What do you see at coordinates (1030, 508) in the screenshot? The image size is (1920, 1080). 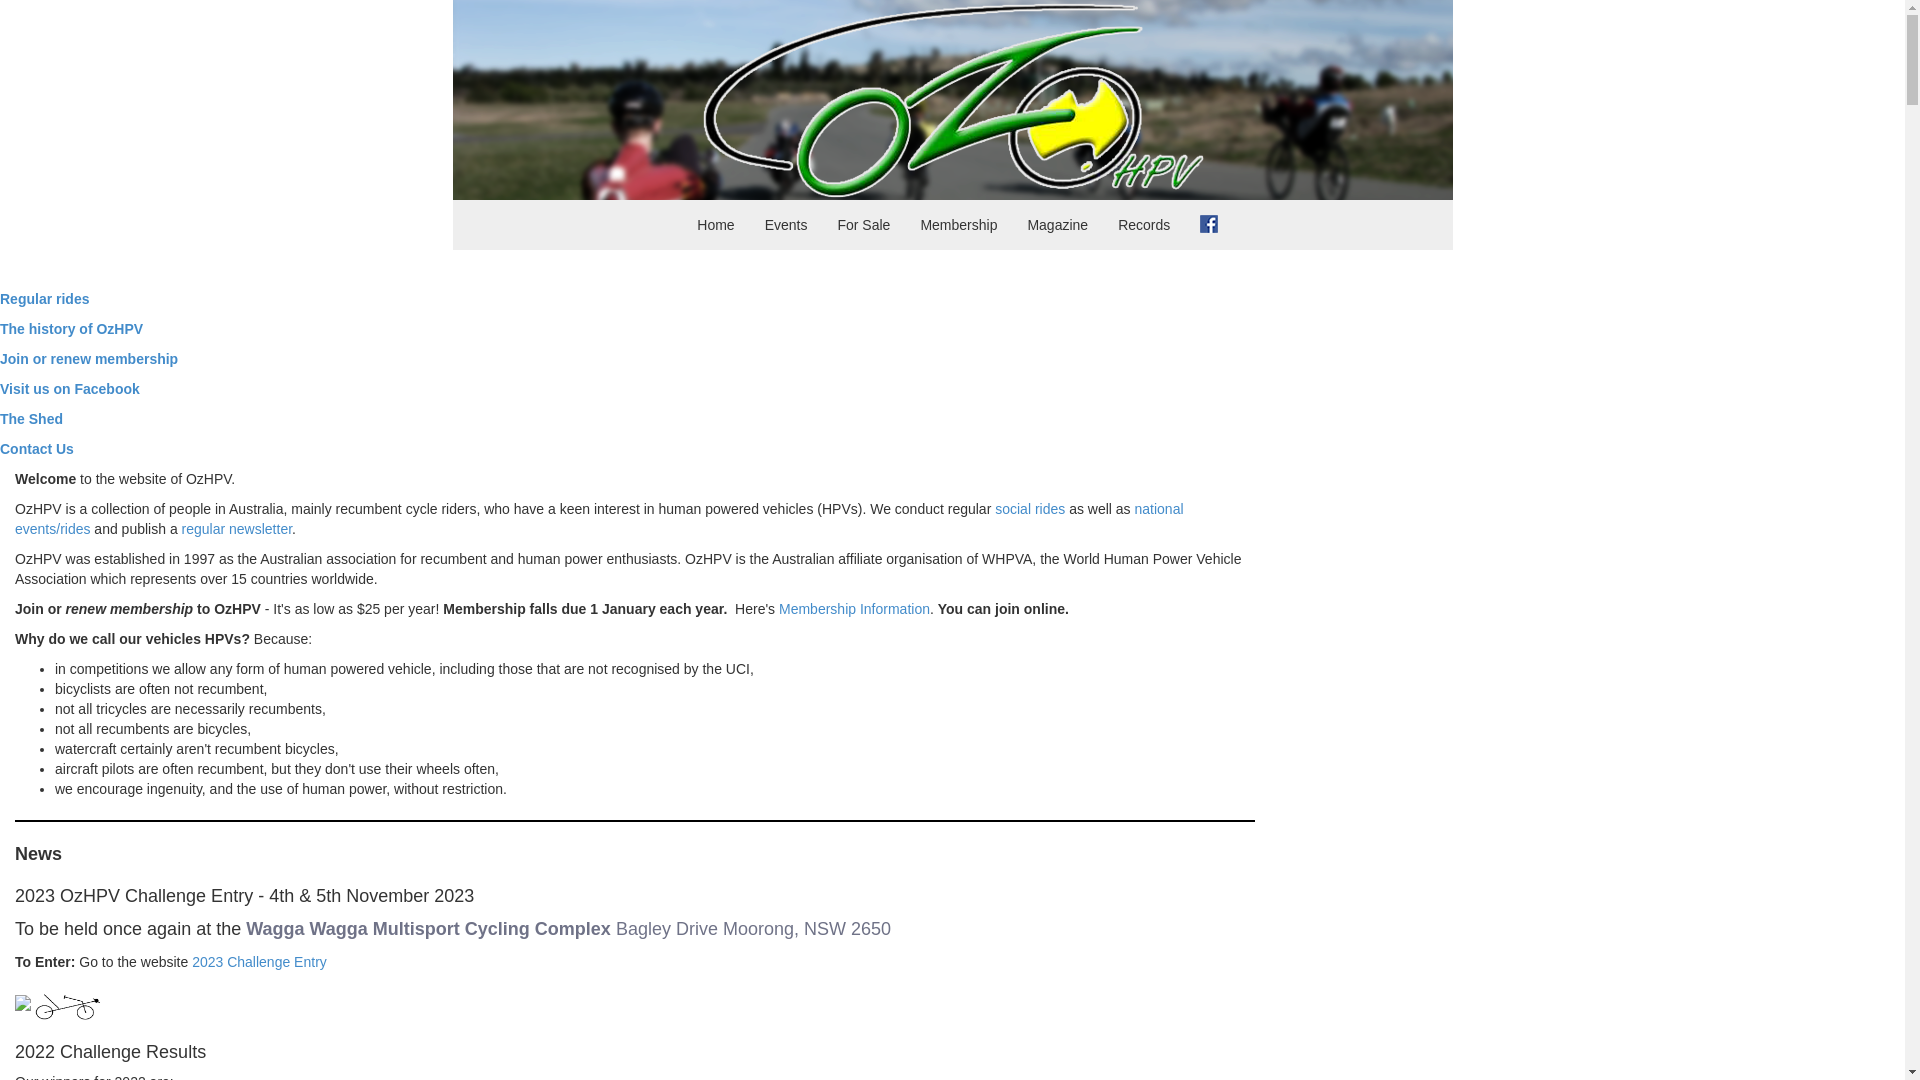 I see `'social rides'` at bounding box center [1030, 508].